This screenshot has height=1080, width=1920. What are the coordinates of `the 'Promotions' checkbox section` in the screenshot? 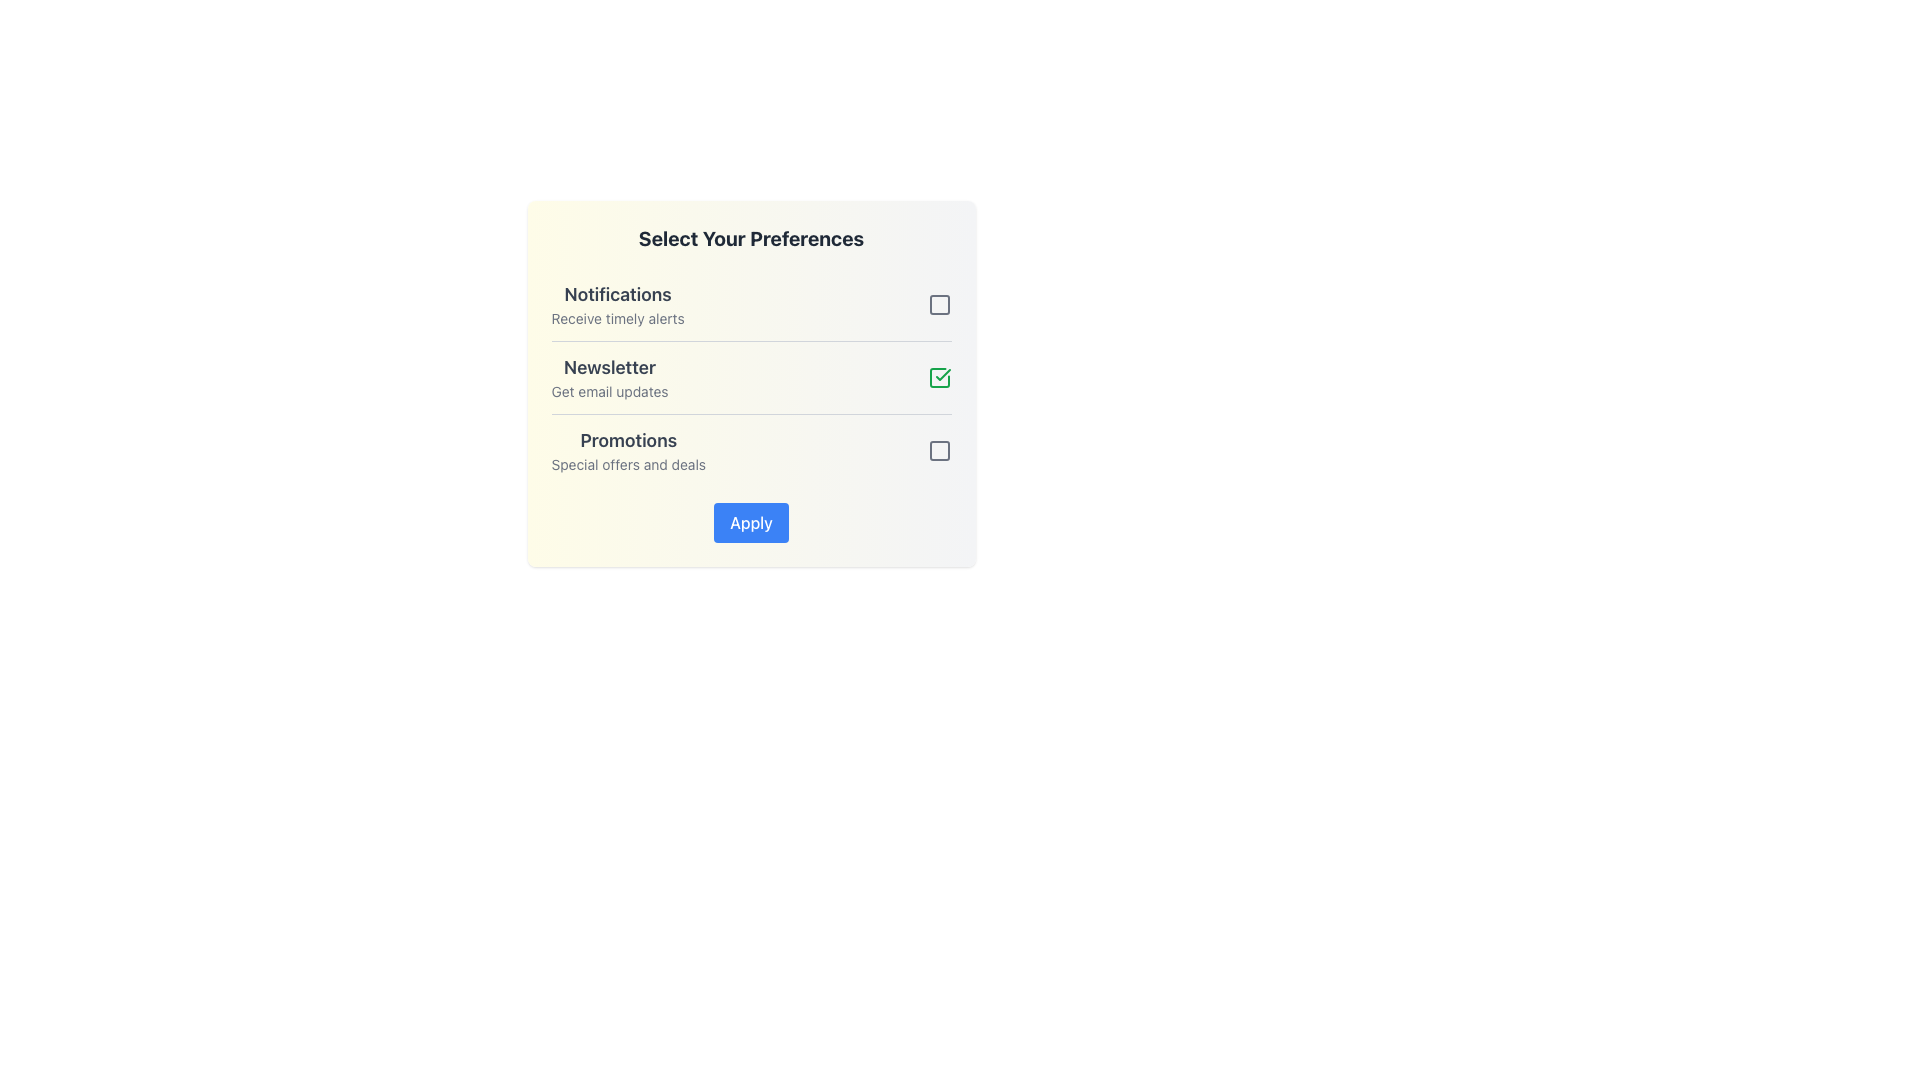 It's located at (750, 450).